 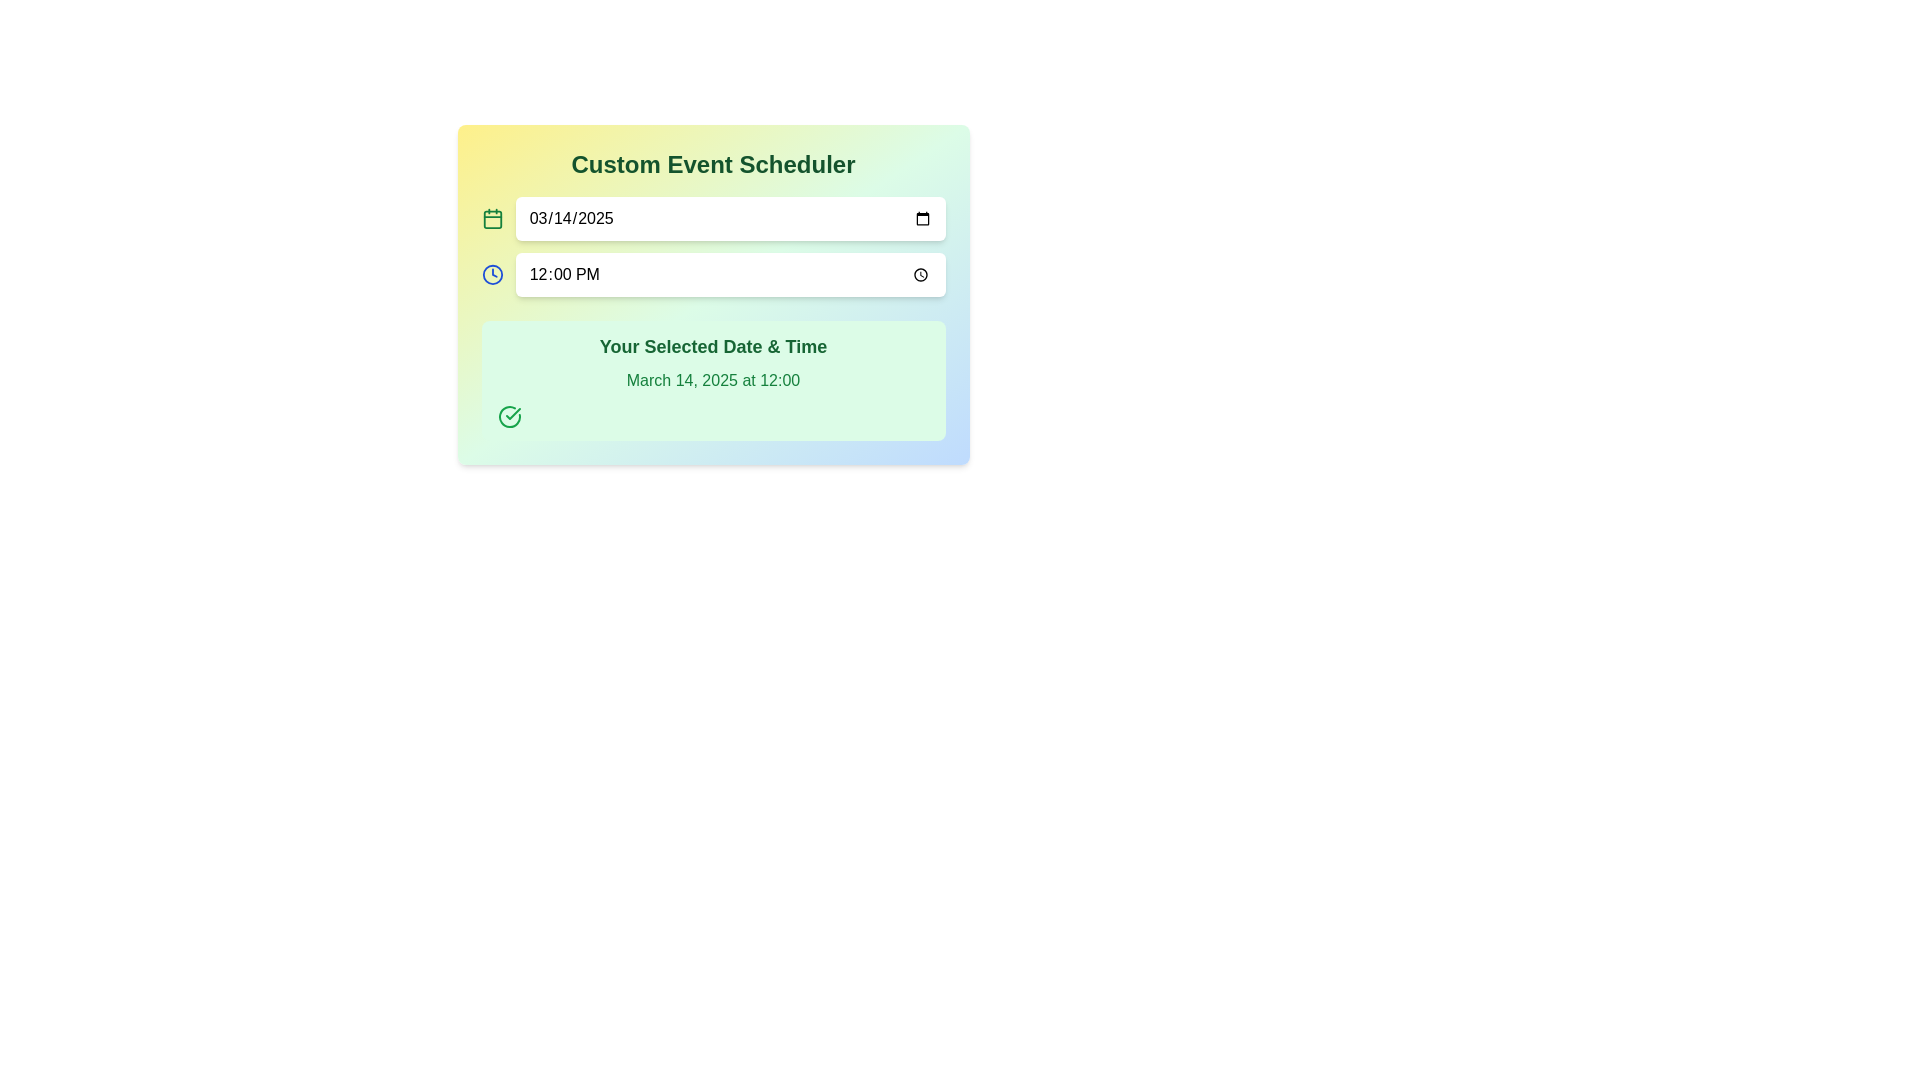 What do you see at coordinates (492, 219) in the screenshot?
I see `the calendar icon located to the left of the date input field, which indicates that the adjacent field accepts date inputs` at bounding box center [492, 219].